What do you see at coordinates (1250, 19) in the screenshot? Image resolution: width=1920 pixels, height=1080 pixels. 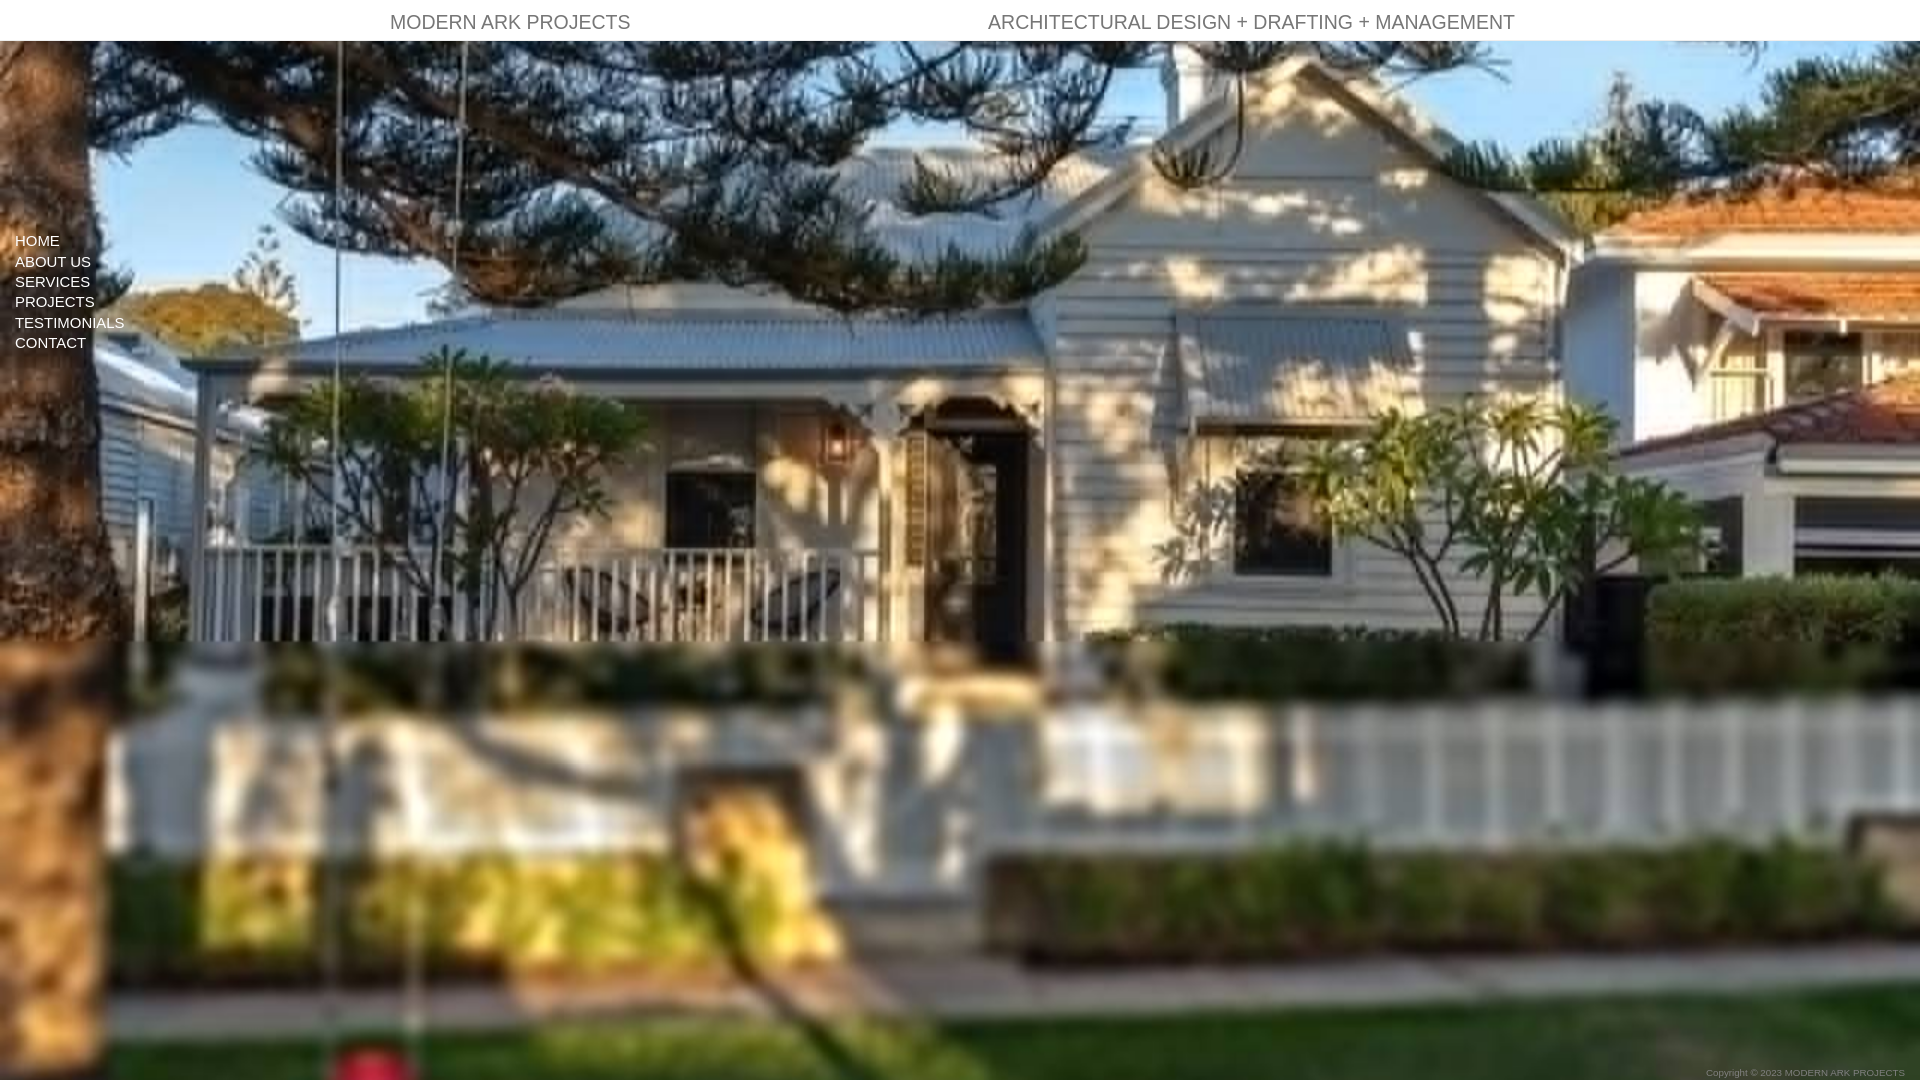 I see `'ARCHITECTURAL DESIGN + DRAFTING + MANAGEMENT'` at bounding box center [1250, 19].